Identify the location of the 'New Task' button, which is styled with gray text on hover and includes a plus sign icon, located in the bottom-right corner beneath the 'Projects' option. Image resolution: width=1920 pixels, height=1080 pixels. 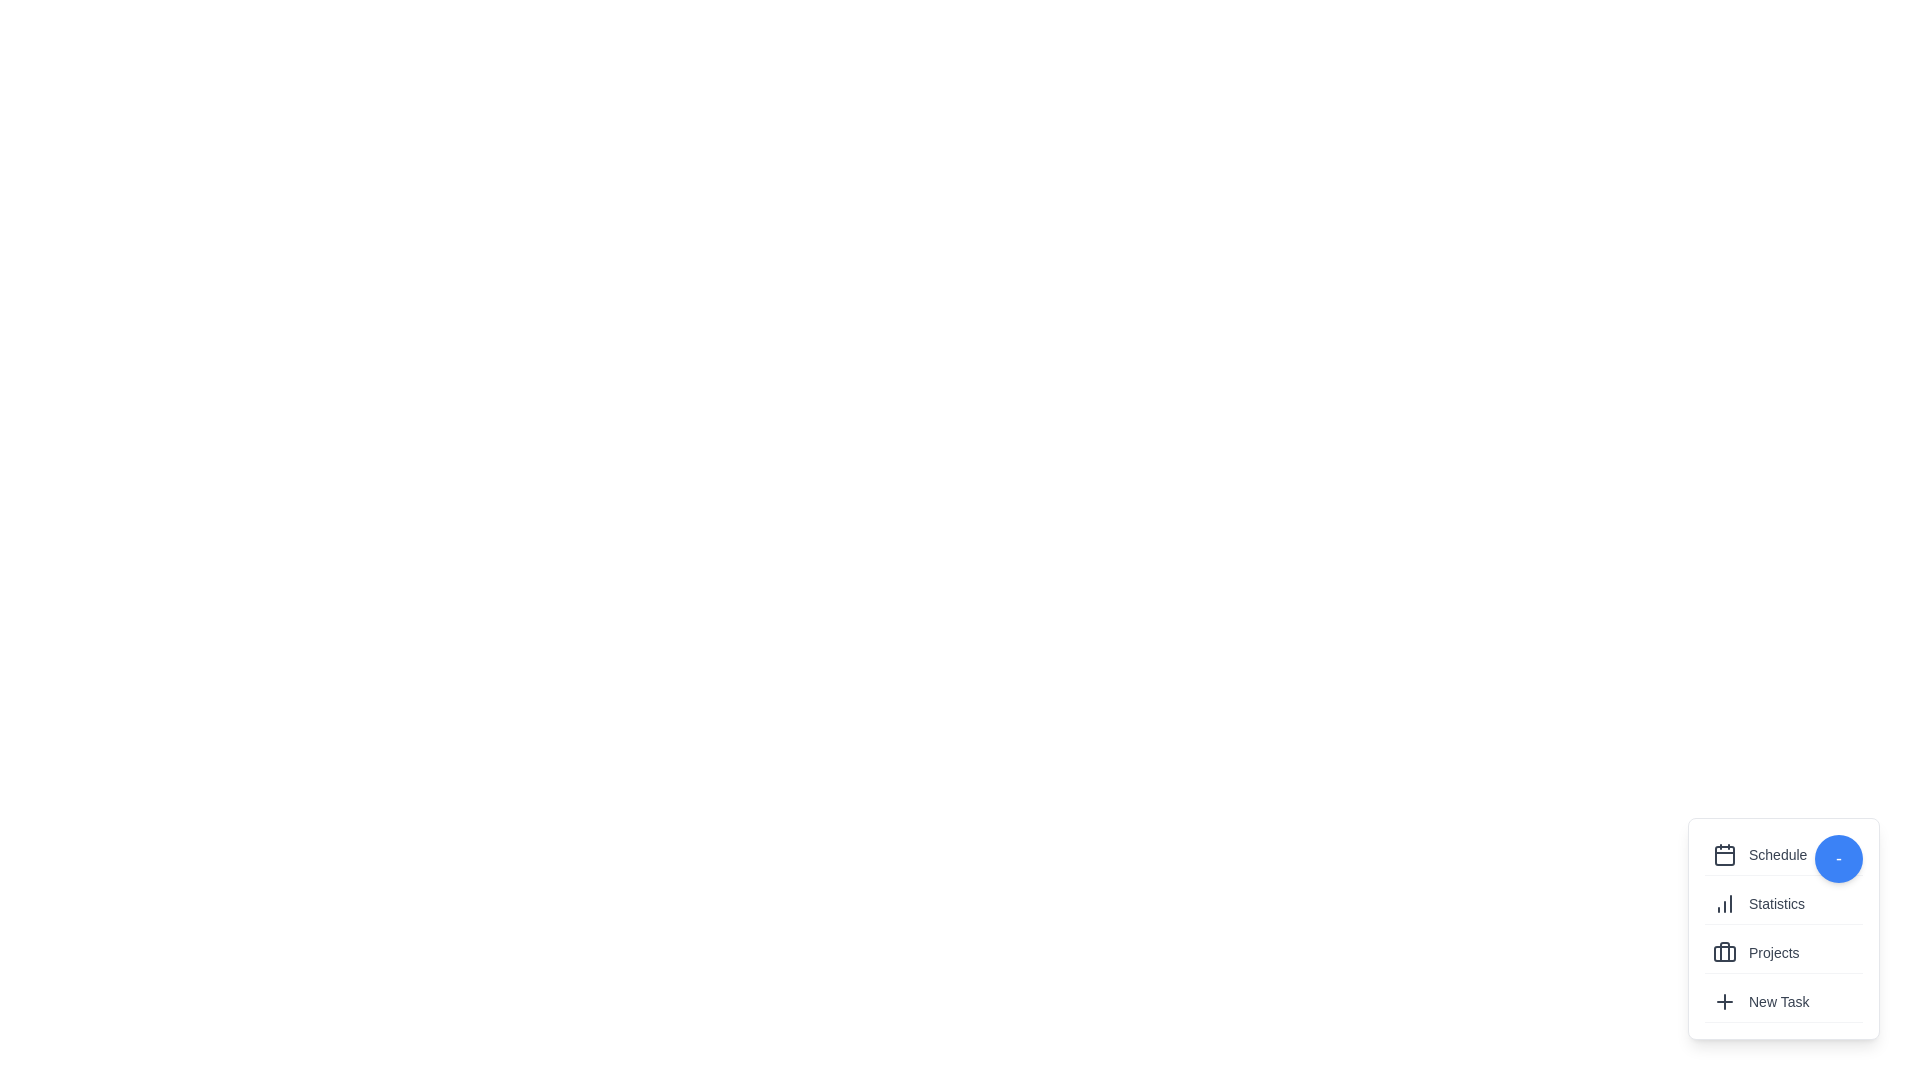
(1784, 1002).